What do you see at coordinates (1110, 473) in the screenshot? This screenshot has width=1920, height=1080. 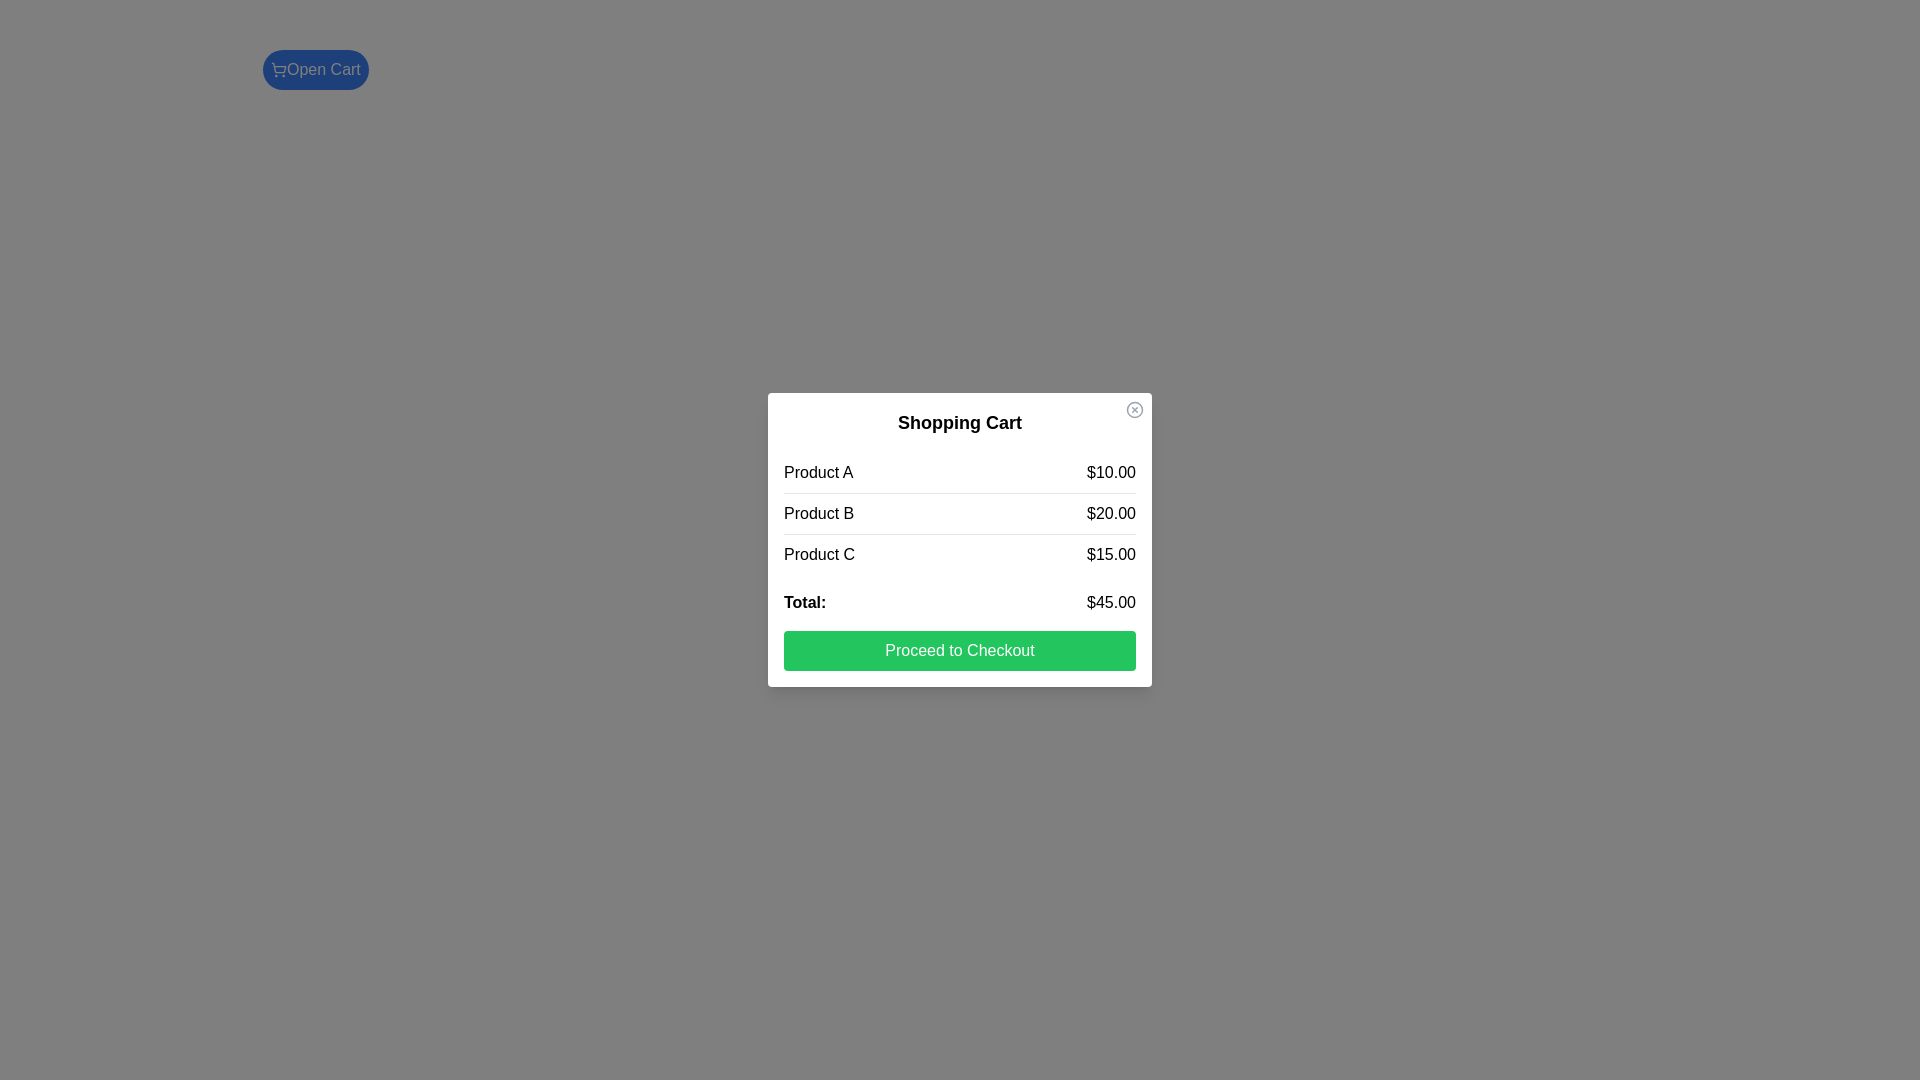 I see `the static text label displaying the monetary value '$10.00' for 'Product A' in the shopping cart modal, located on the far right side of the corresponding row` at bounding box center [1110, 473].